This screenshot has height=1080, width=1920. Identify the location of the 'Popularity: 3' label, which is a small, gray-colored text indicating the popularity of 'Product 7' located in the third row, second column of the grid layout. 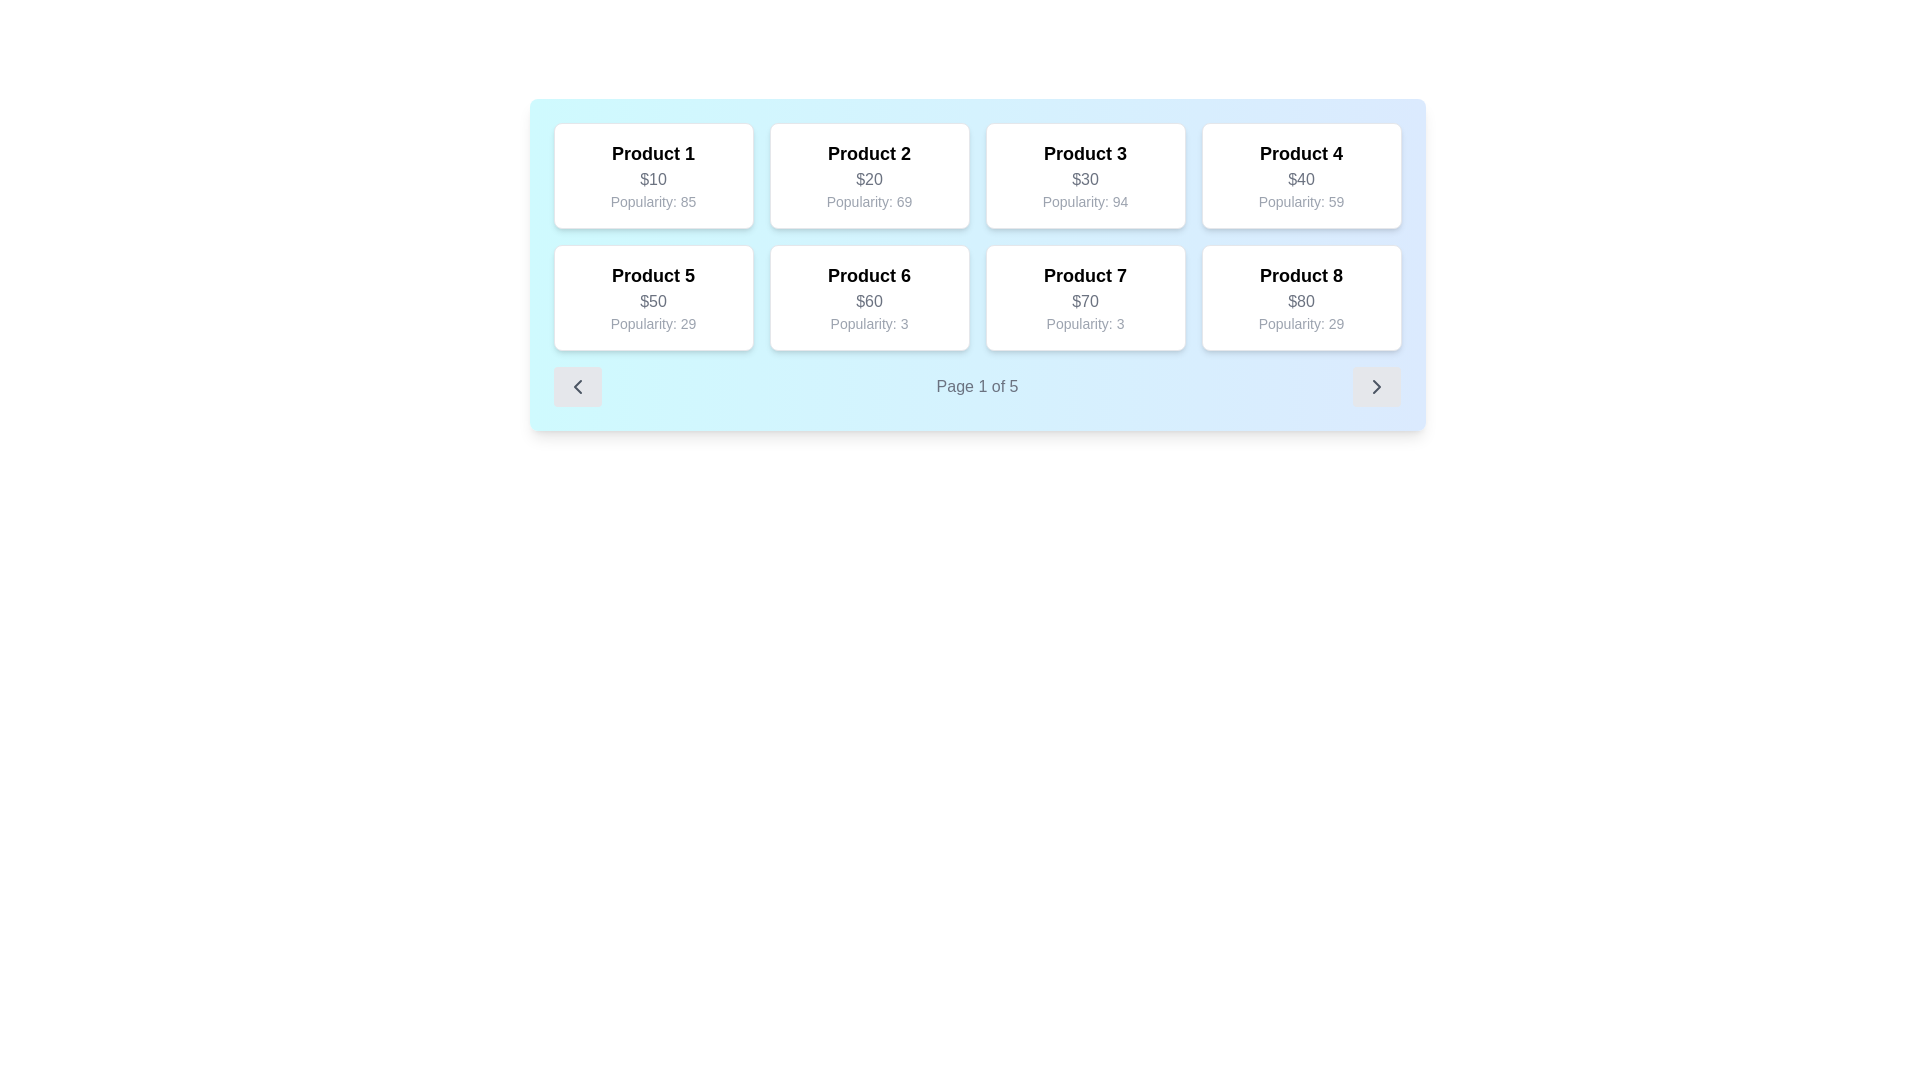
(1084, 323).